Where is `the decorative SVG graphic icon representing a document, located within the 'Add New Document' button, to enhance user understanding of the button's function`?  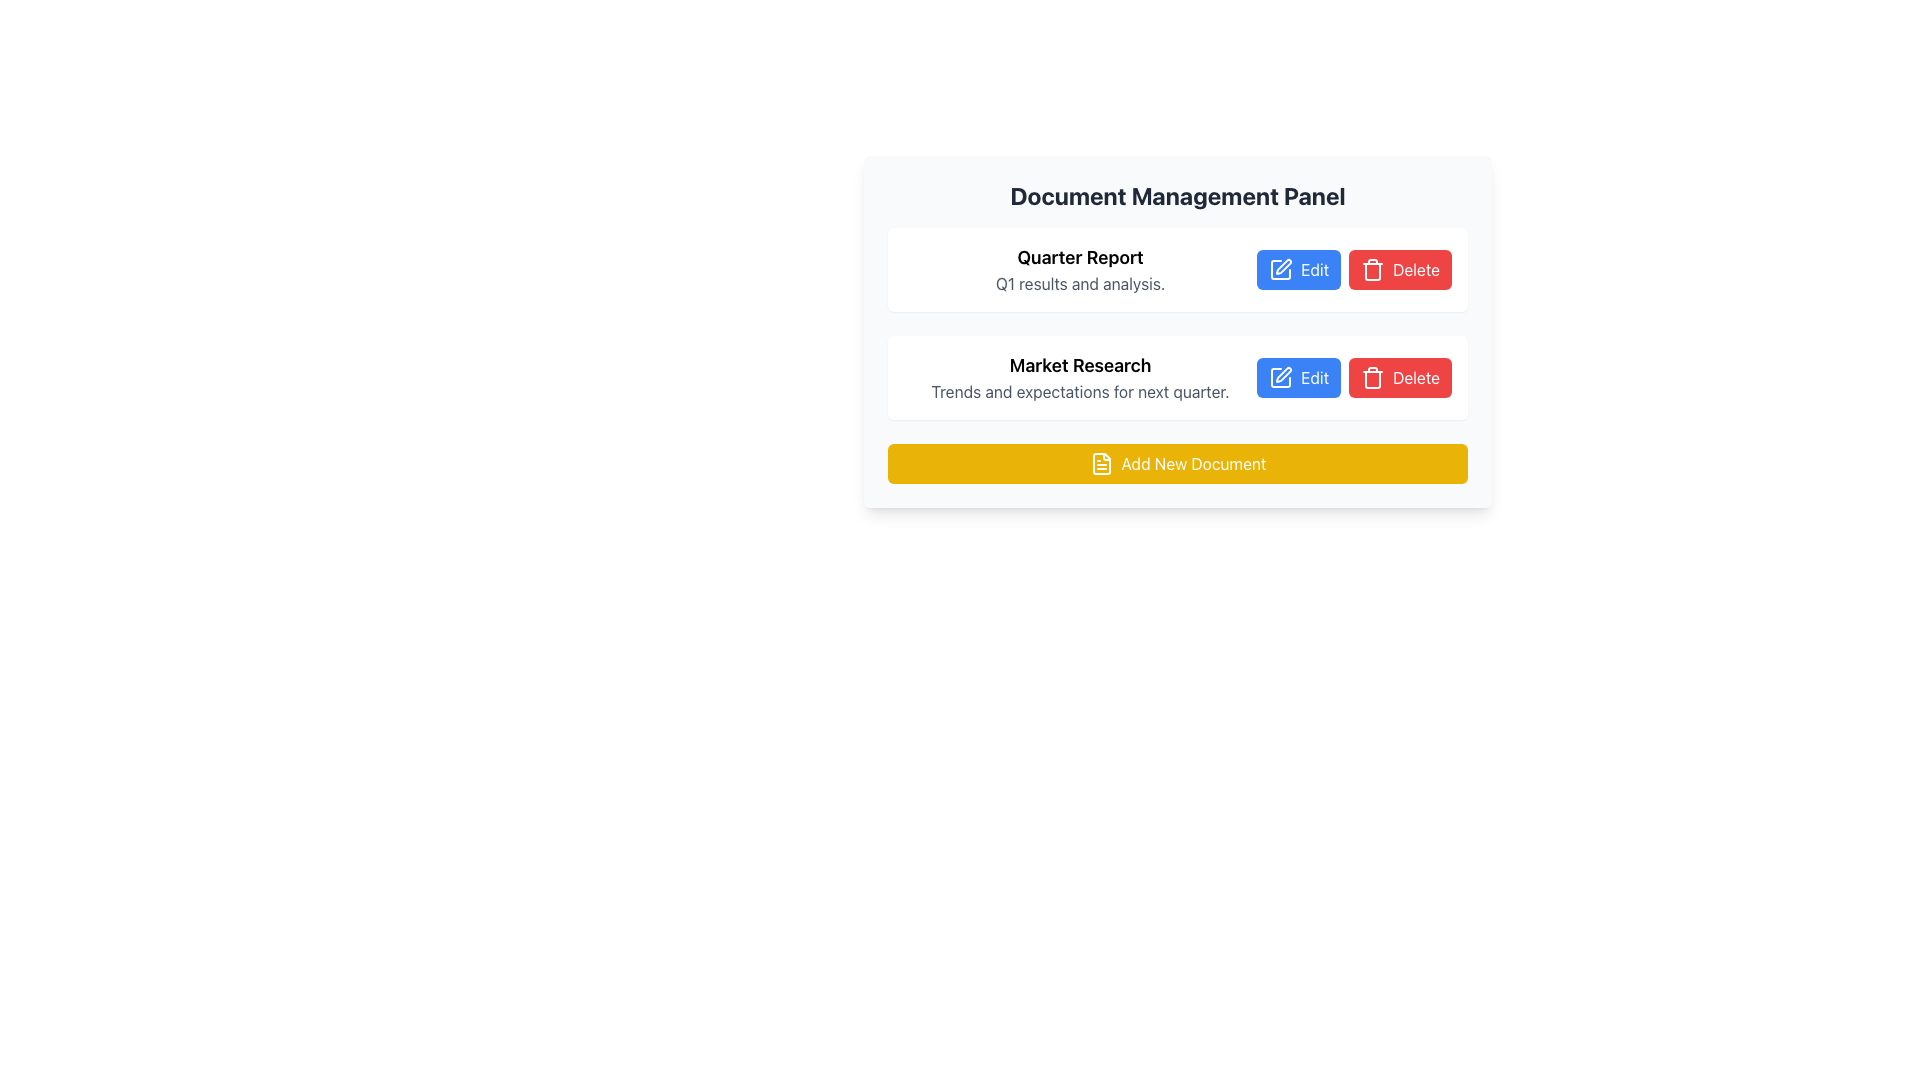
the decorative SVG graphic icon representing a document, located within the 'Add New Document' button, to enhance user understanding of the button's function is located at coordinates (1100, 463).